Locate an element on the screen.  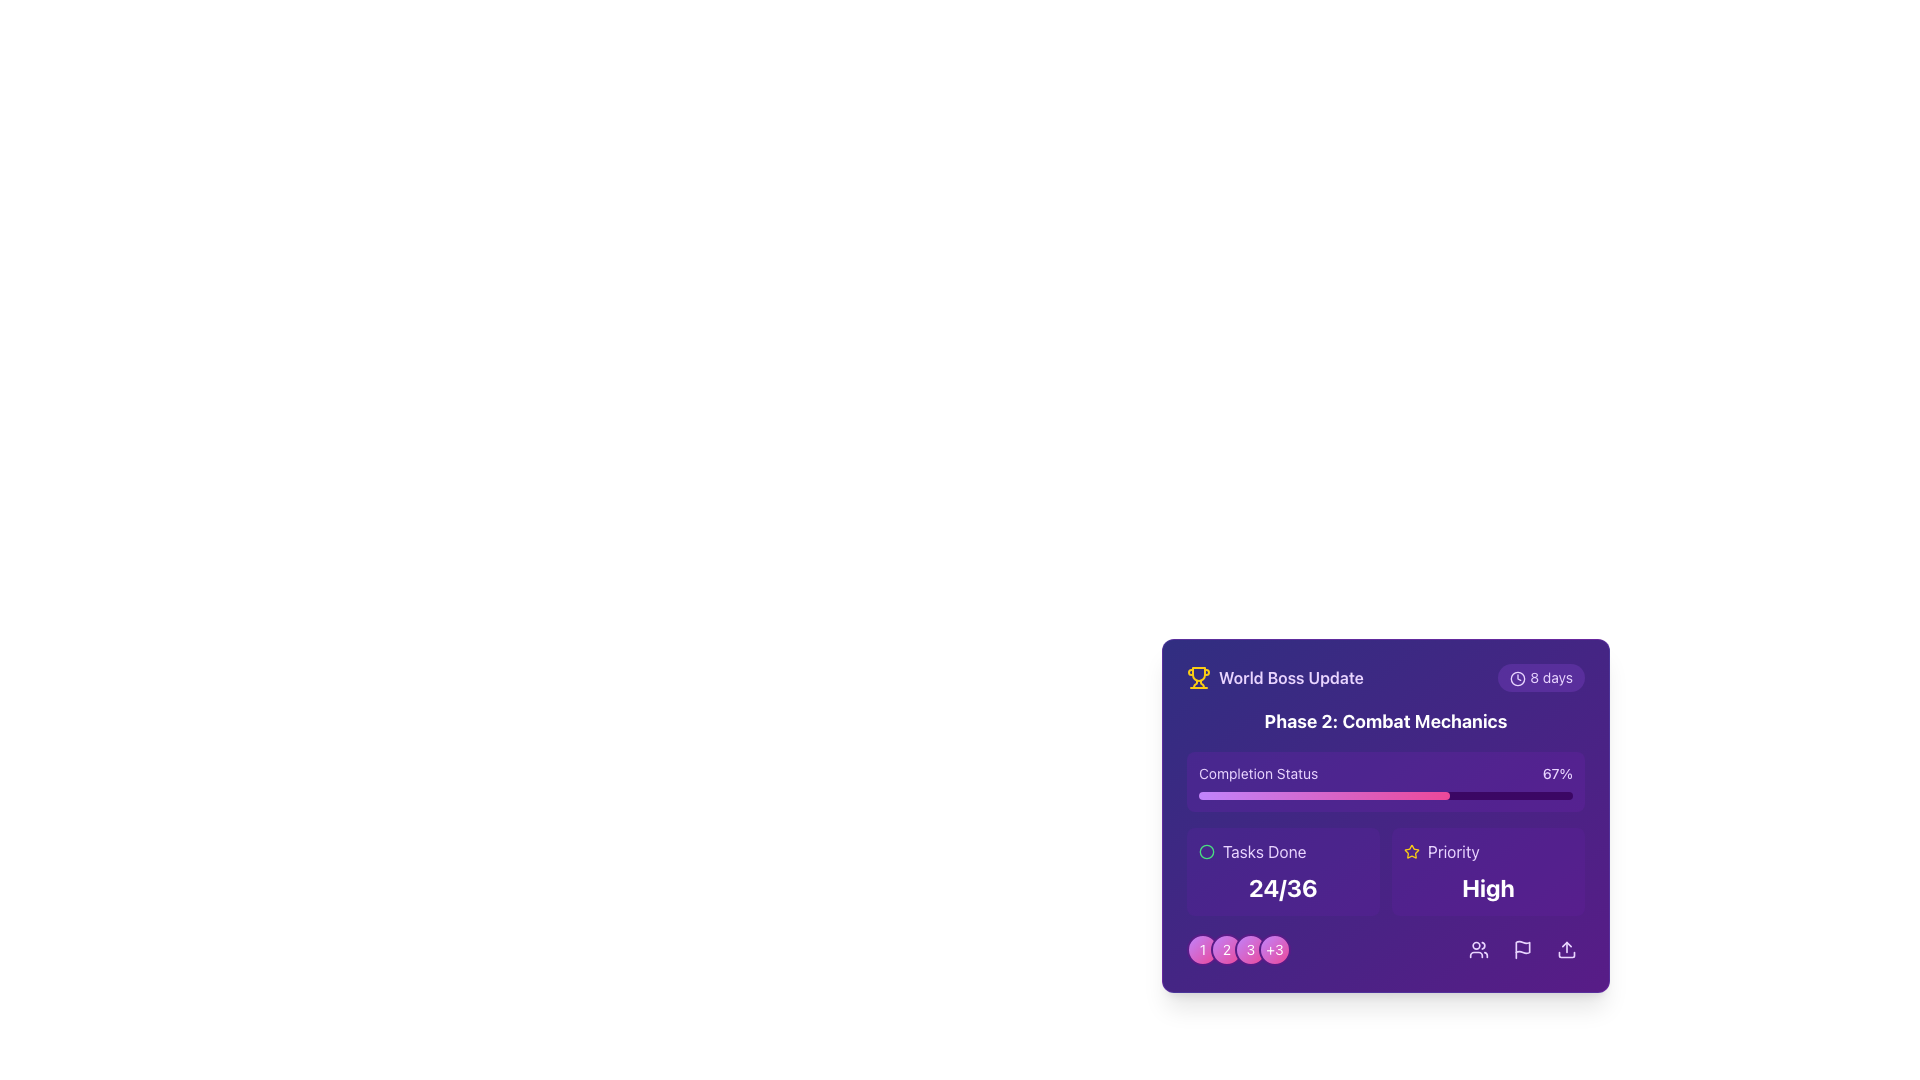
the informational label indicating '8 days' located in the top-right corner of the purple card for 'World Boss Update' is located at coordinates (1540, 677).